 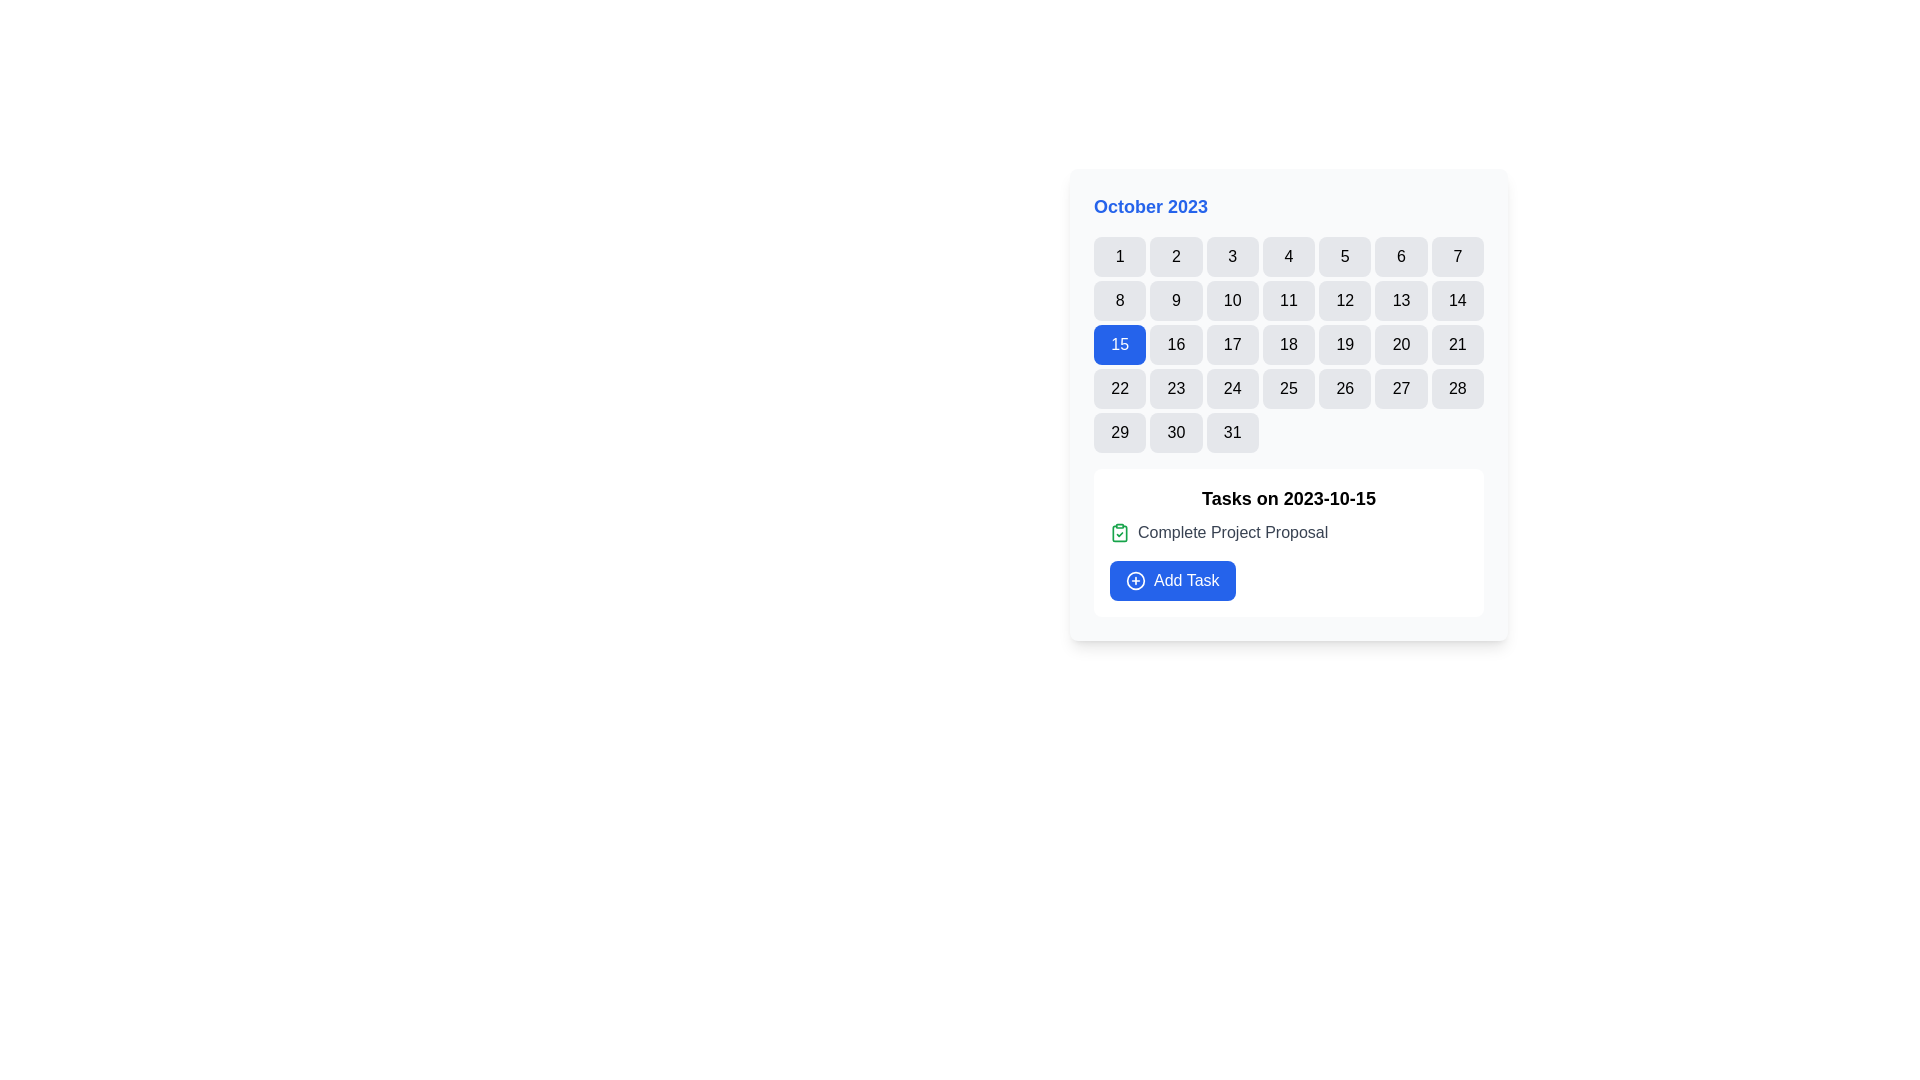 What do you see at coordinates (1345, 300) in the screenshot?
I see `the button representing the 12th day of the month in the calendar interface` at bounding box center [1345, 300].